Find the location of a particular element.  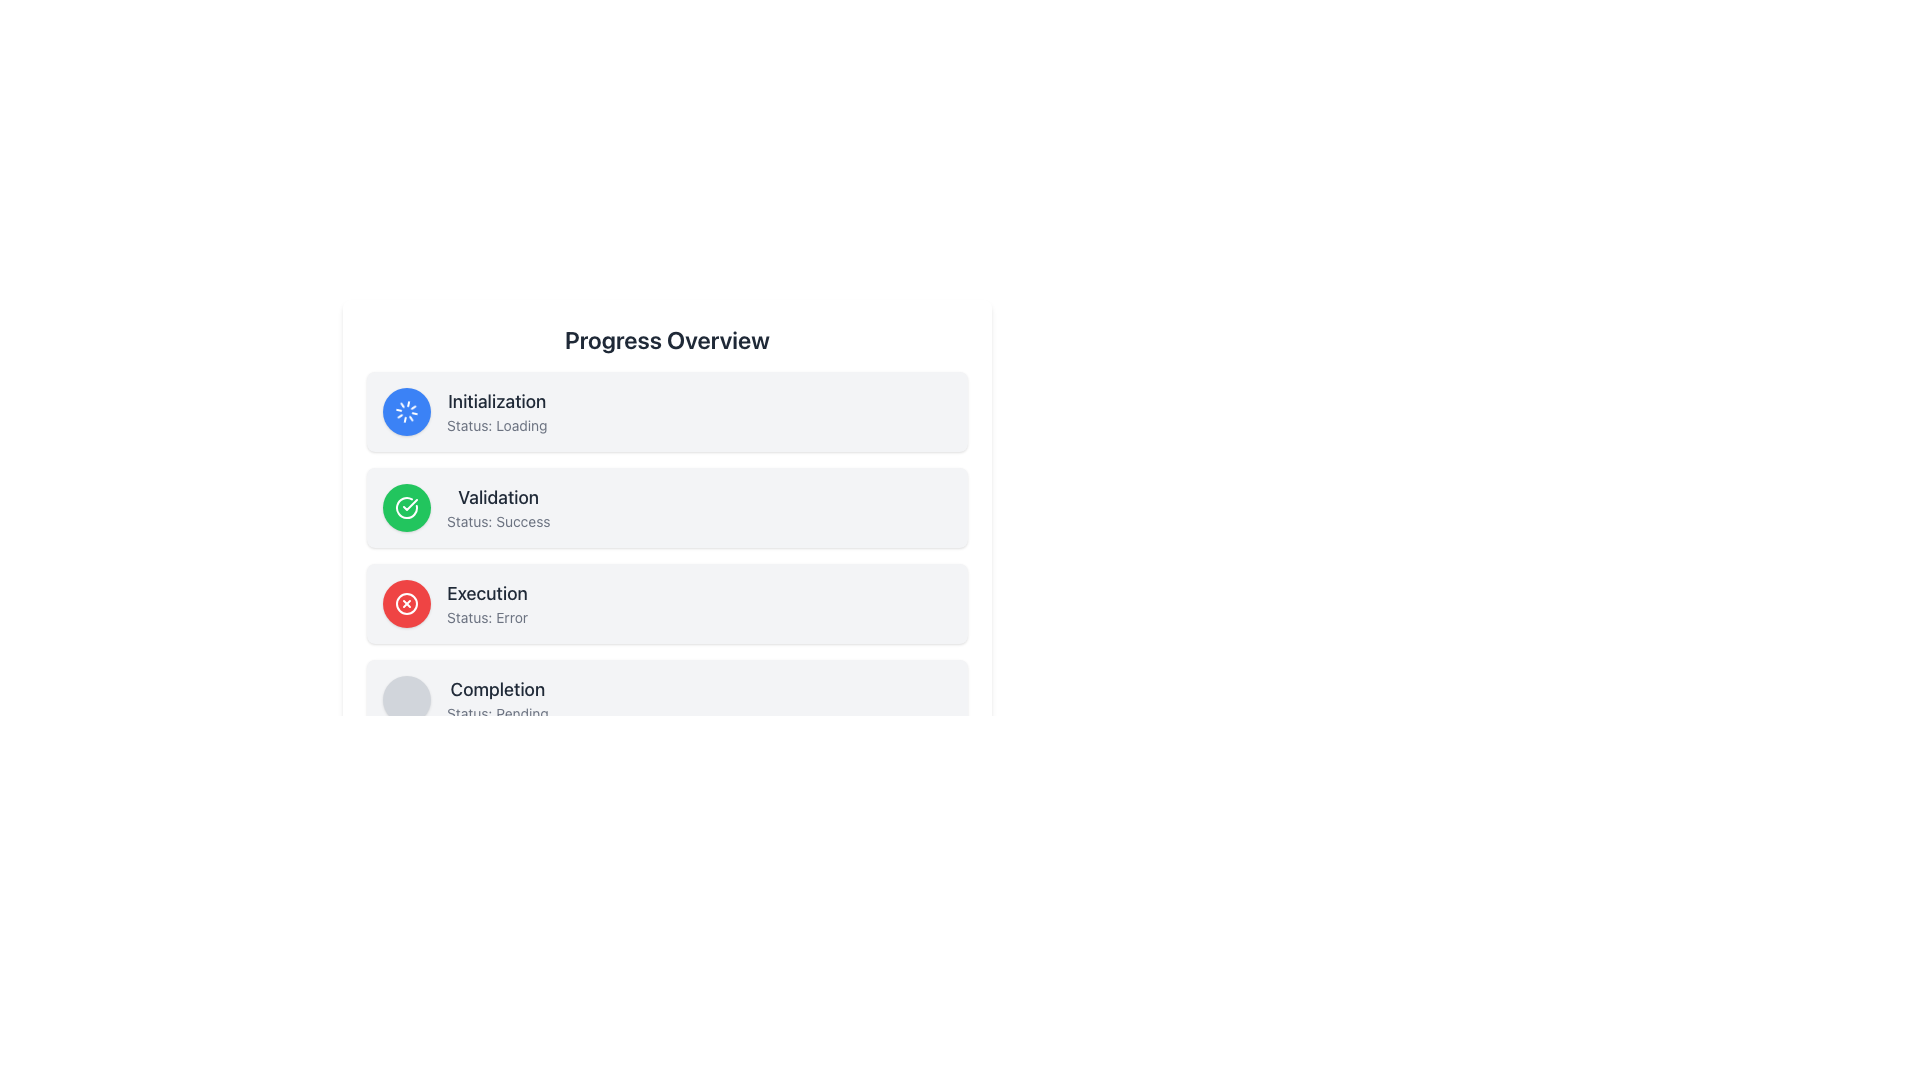

the SVG Circle element representing a crossed-out circle for the 'Execution' item in the 'Progress Overview' list, which indicates error or cancellation is located at coordinates (406, 603).